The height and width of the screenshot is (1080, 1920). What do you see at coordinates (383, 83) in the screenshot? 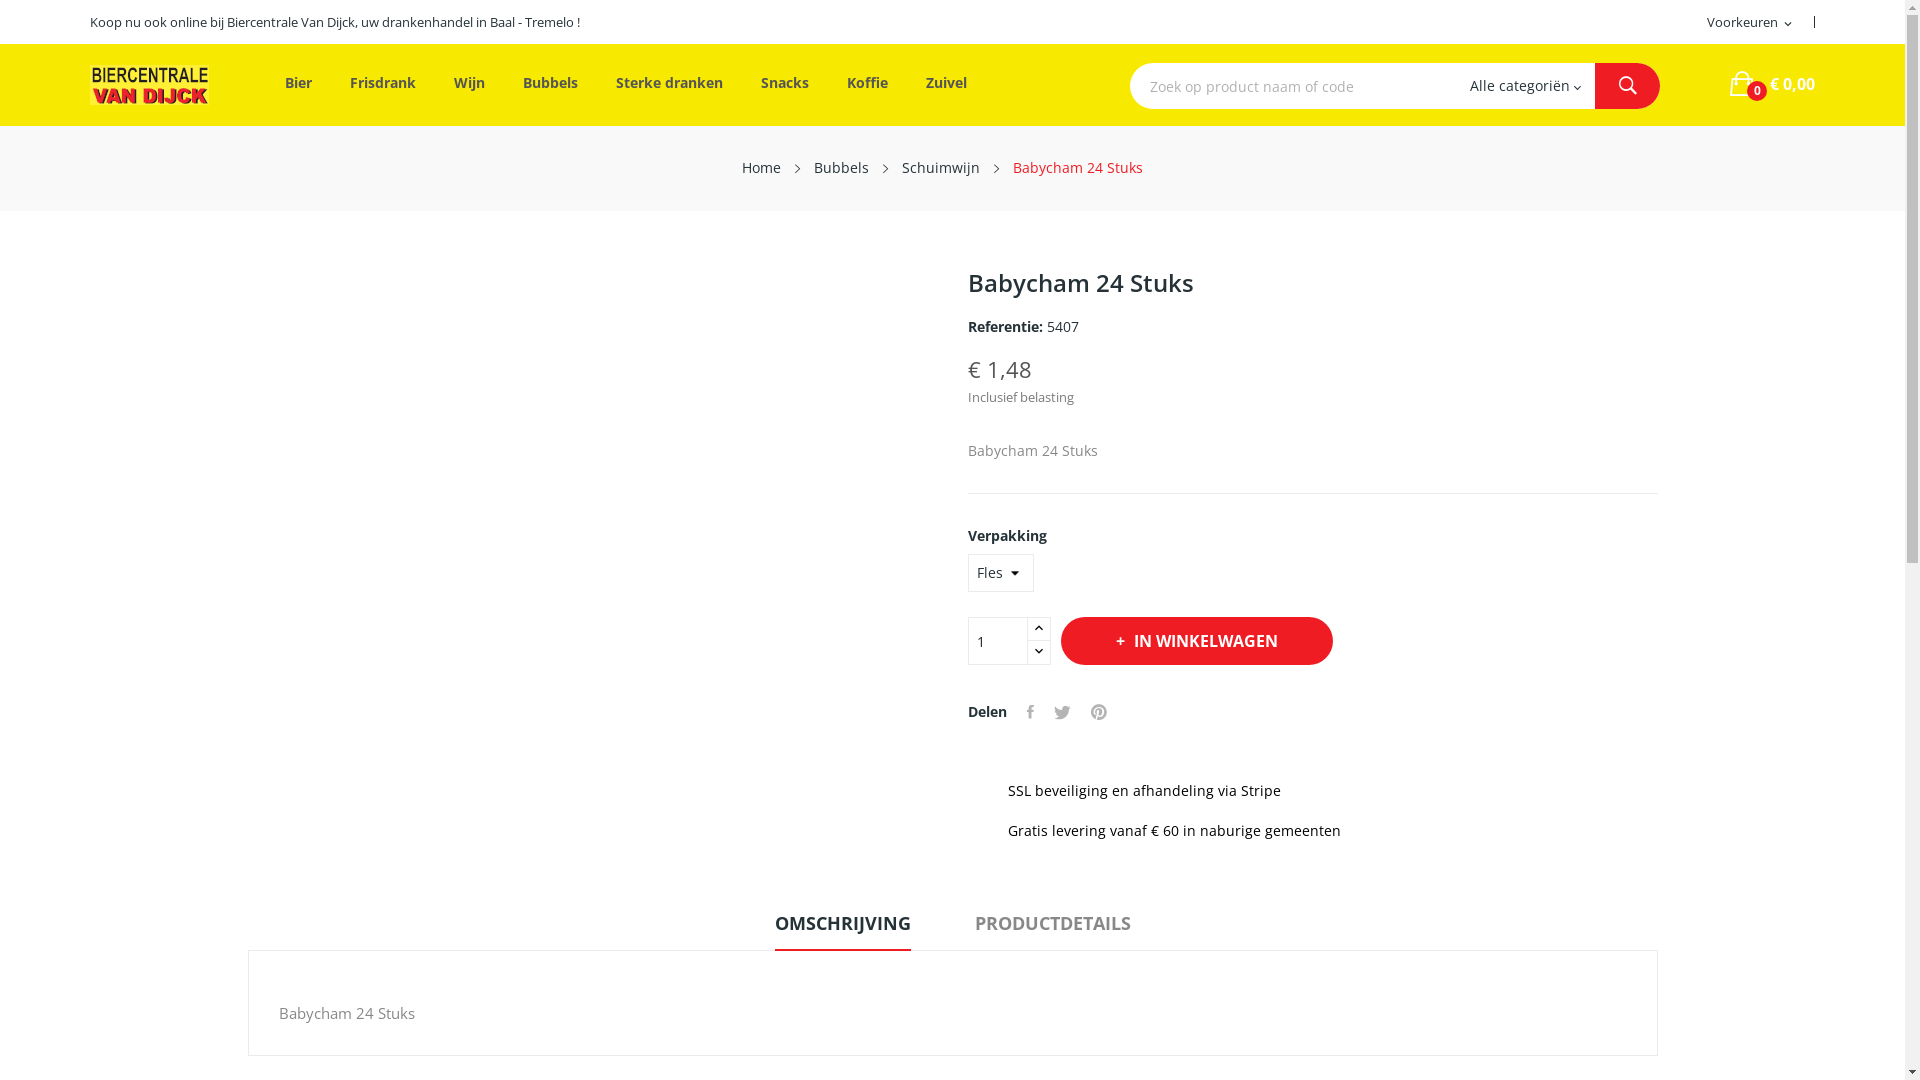
I see `'Frisdrank'` at bounding box center [383, 83].